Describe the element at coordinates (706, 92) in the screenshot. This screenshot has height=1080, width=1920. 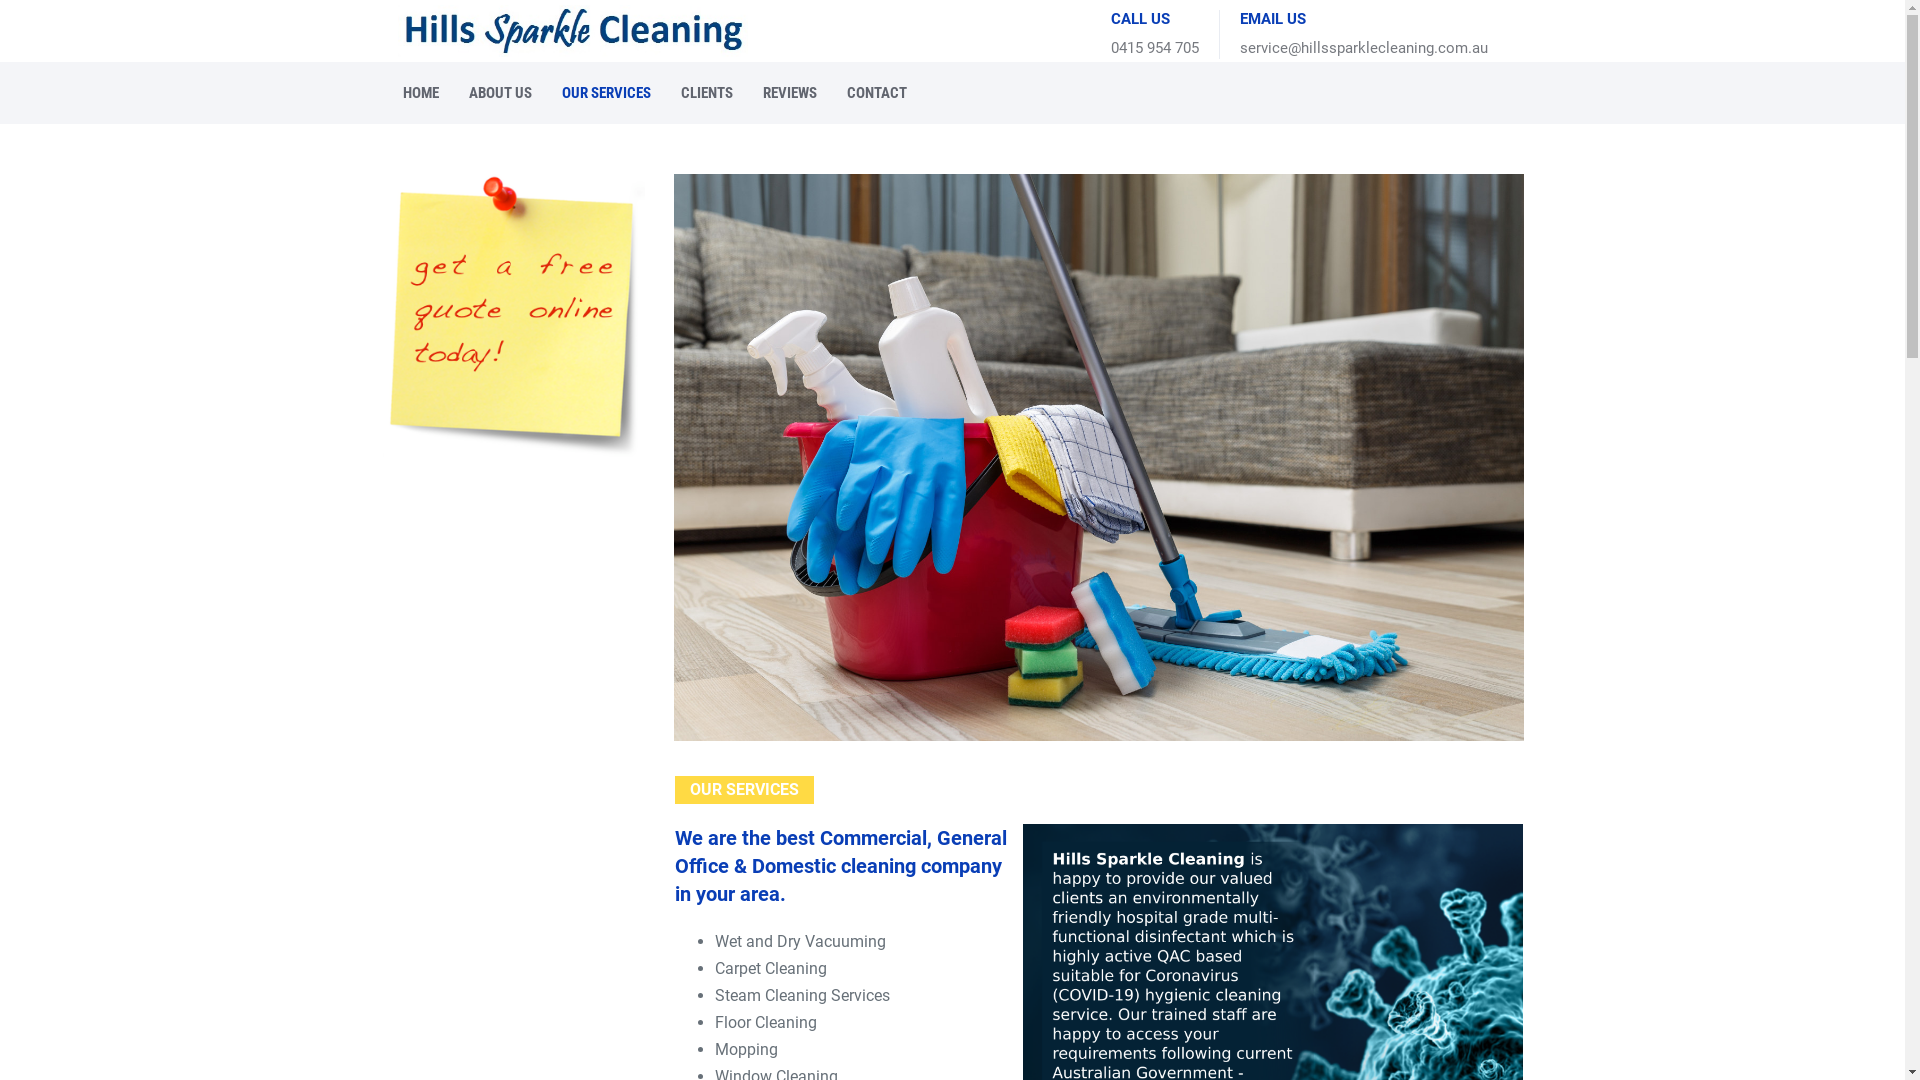
I see `'CLIENTS'` at that location.